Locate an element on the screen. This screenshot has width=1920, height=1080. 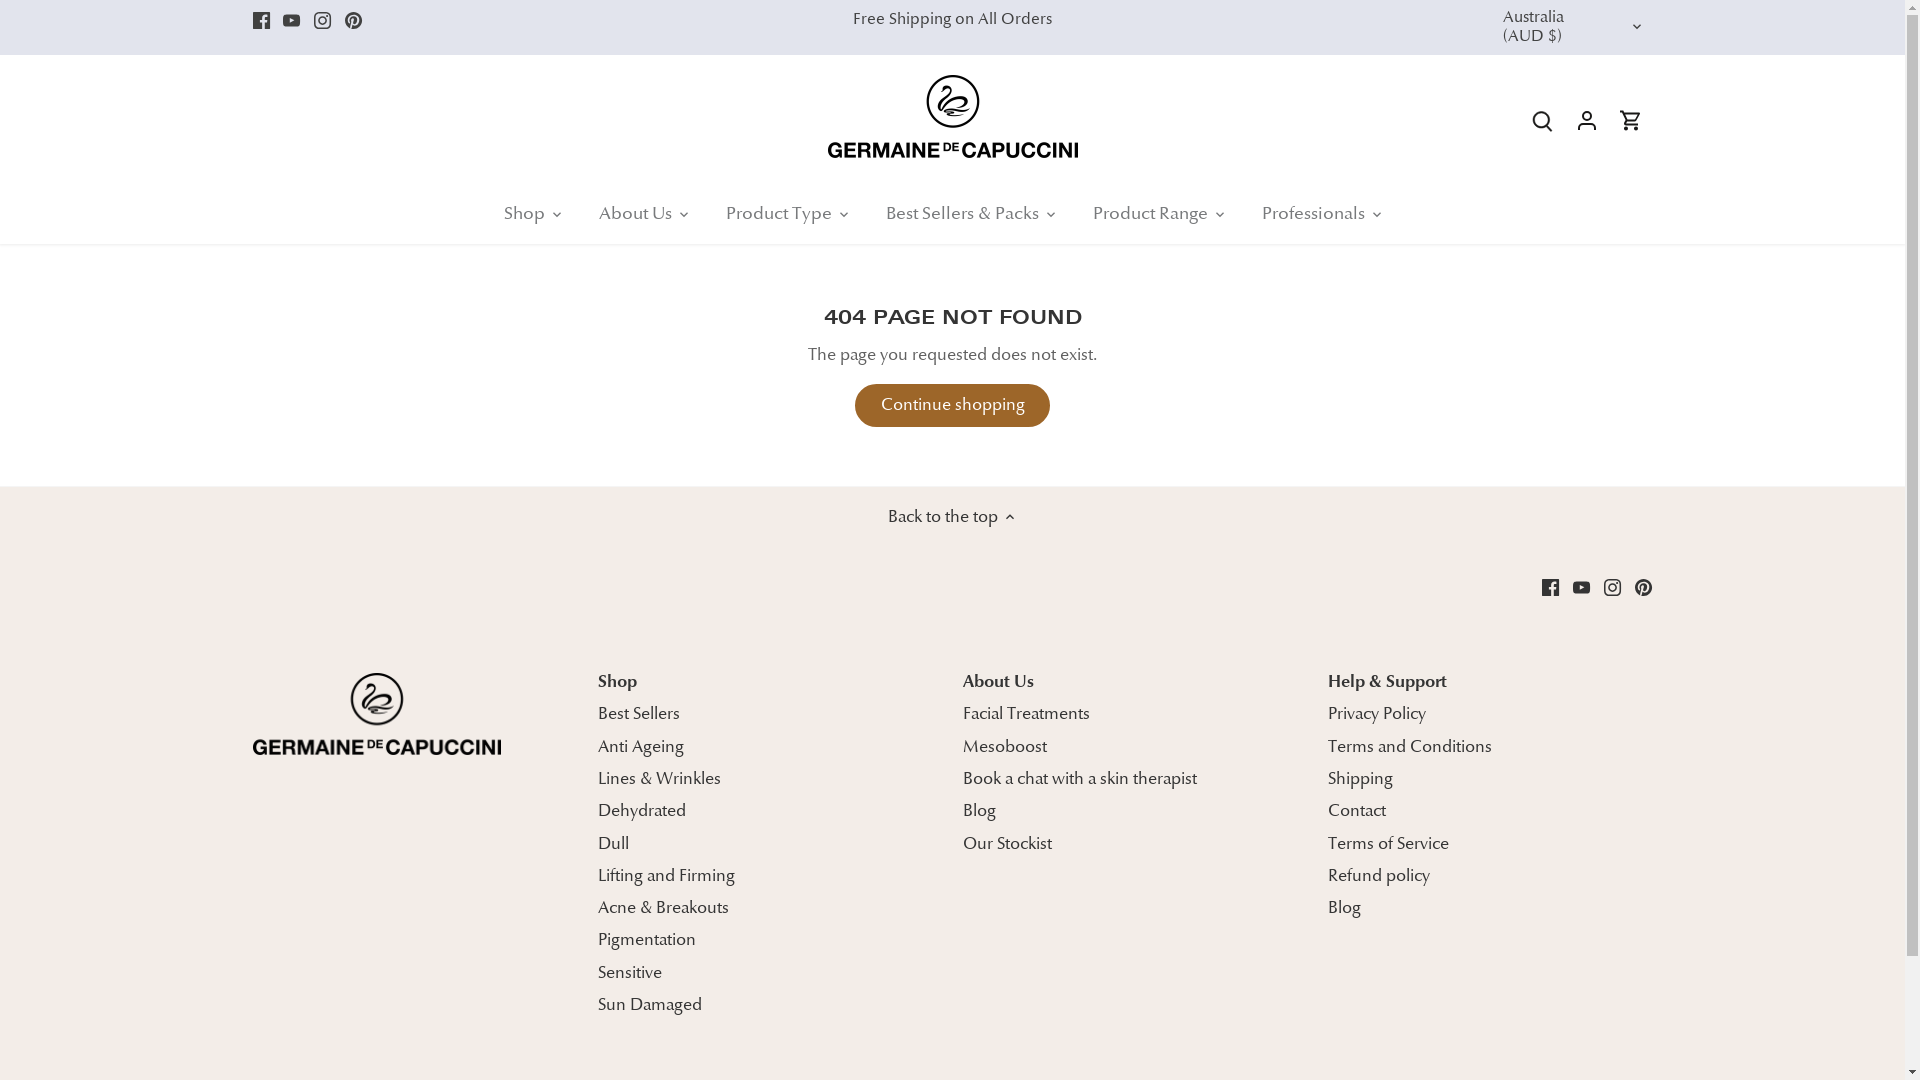
'Our Stockist' is located at coordinates (1007, 844).